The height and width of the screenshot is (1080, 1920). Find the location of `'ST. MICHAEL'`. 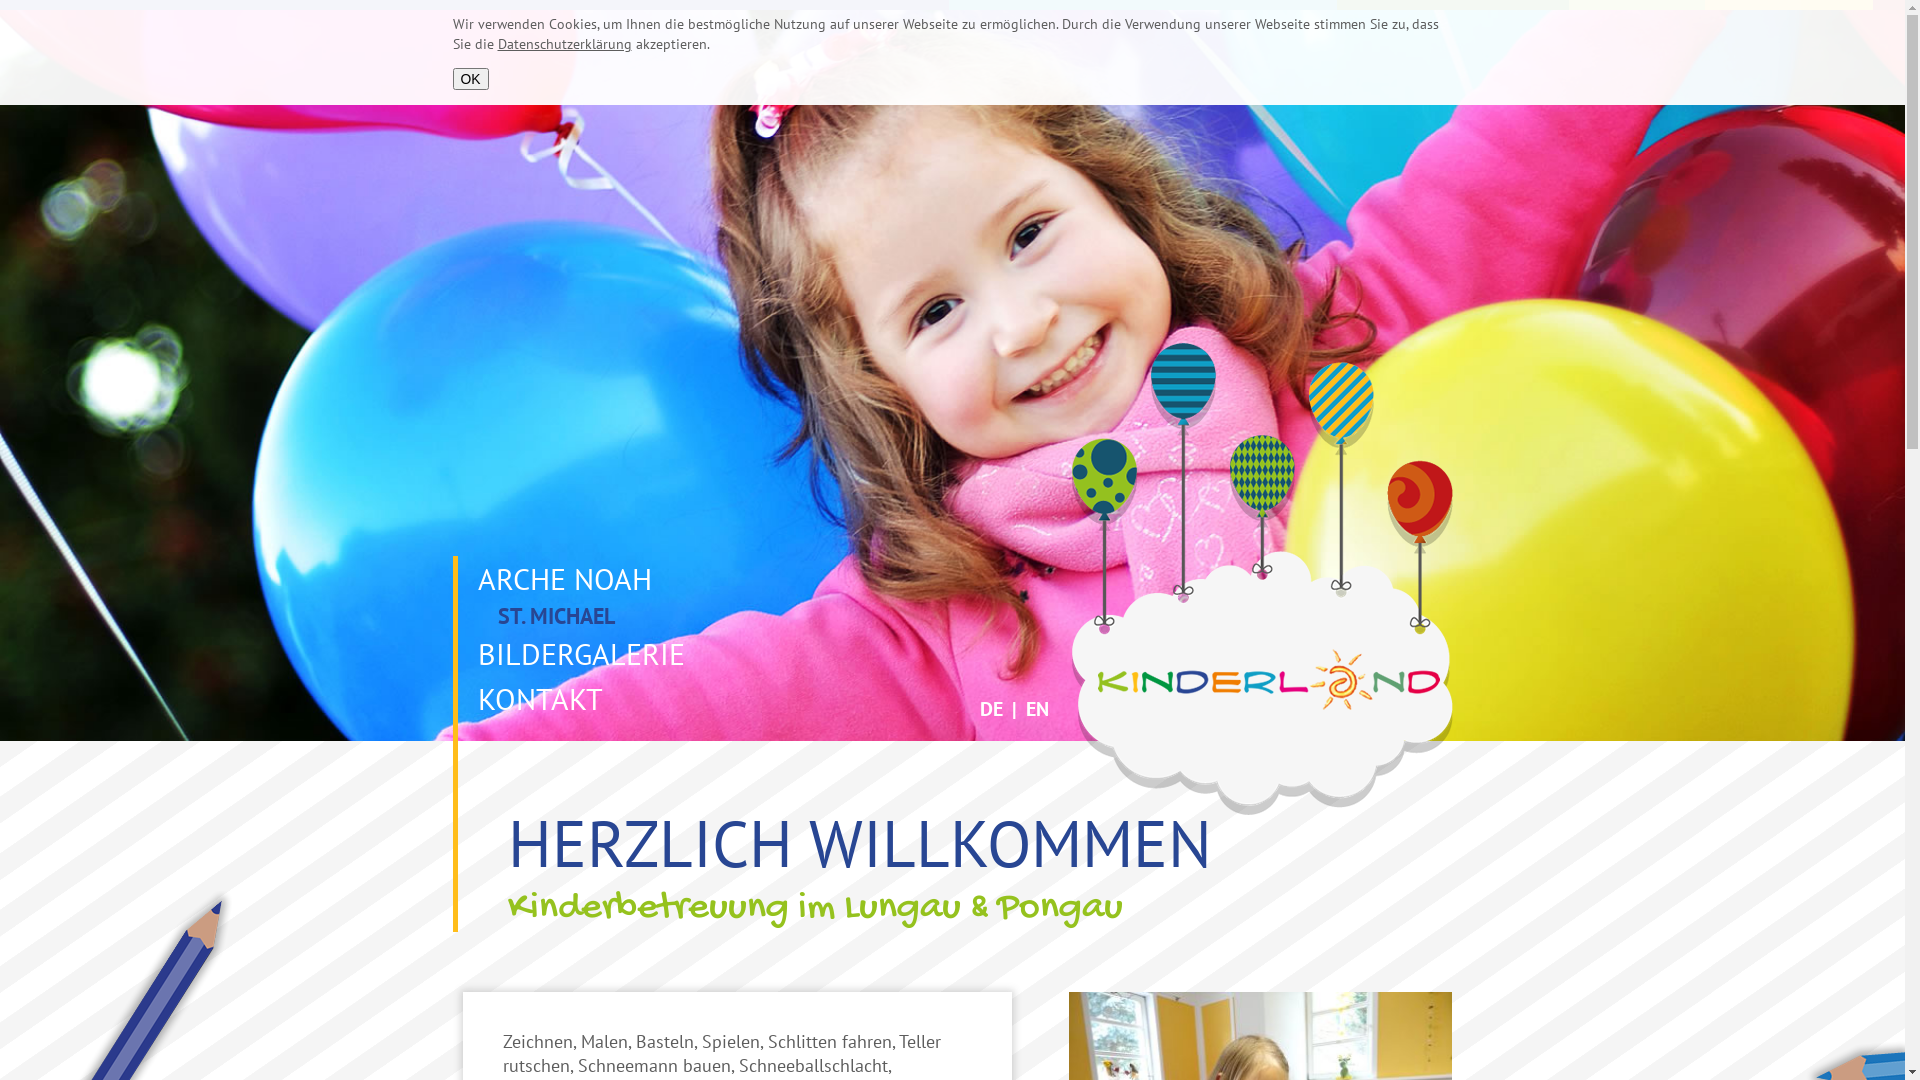

'ST. MICHAEL' is located at coordinates (456, 615).